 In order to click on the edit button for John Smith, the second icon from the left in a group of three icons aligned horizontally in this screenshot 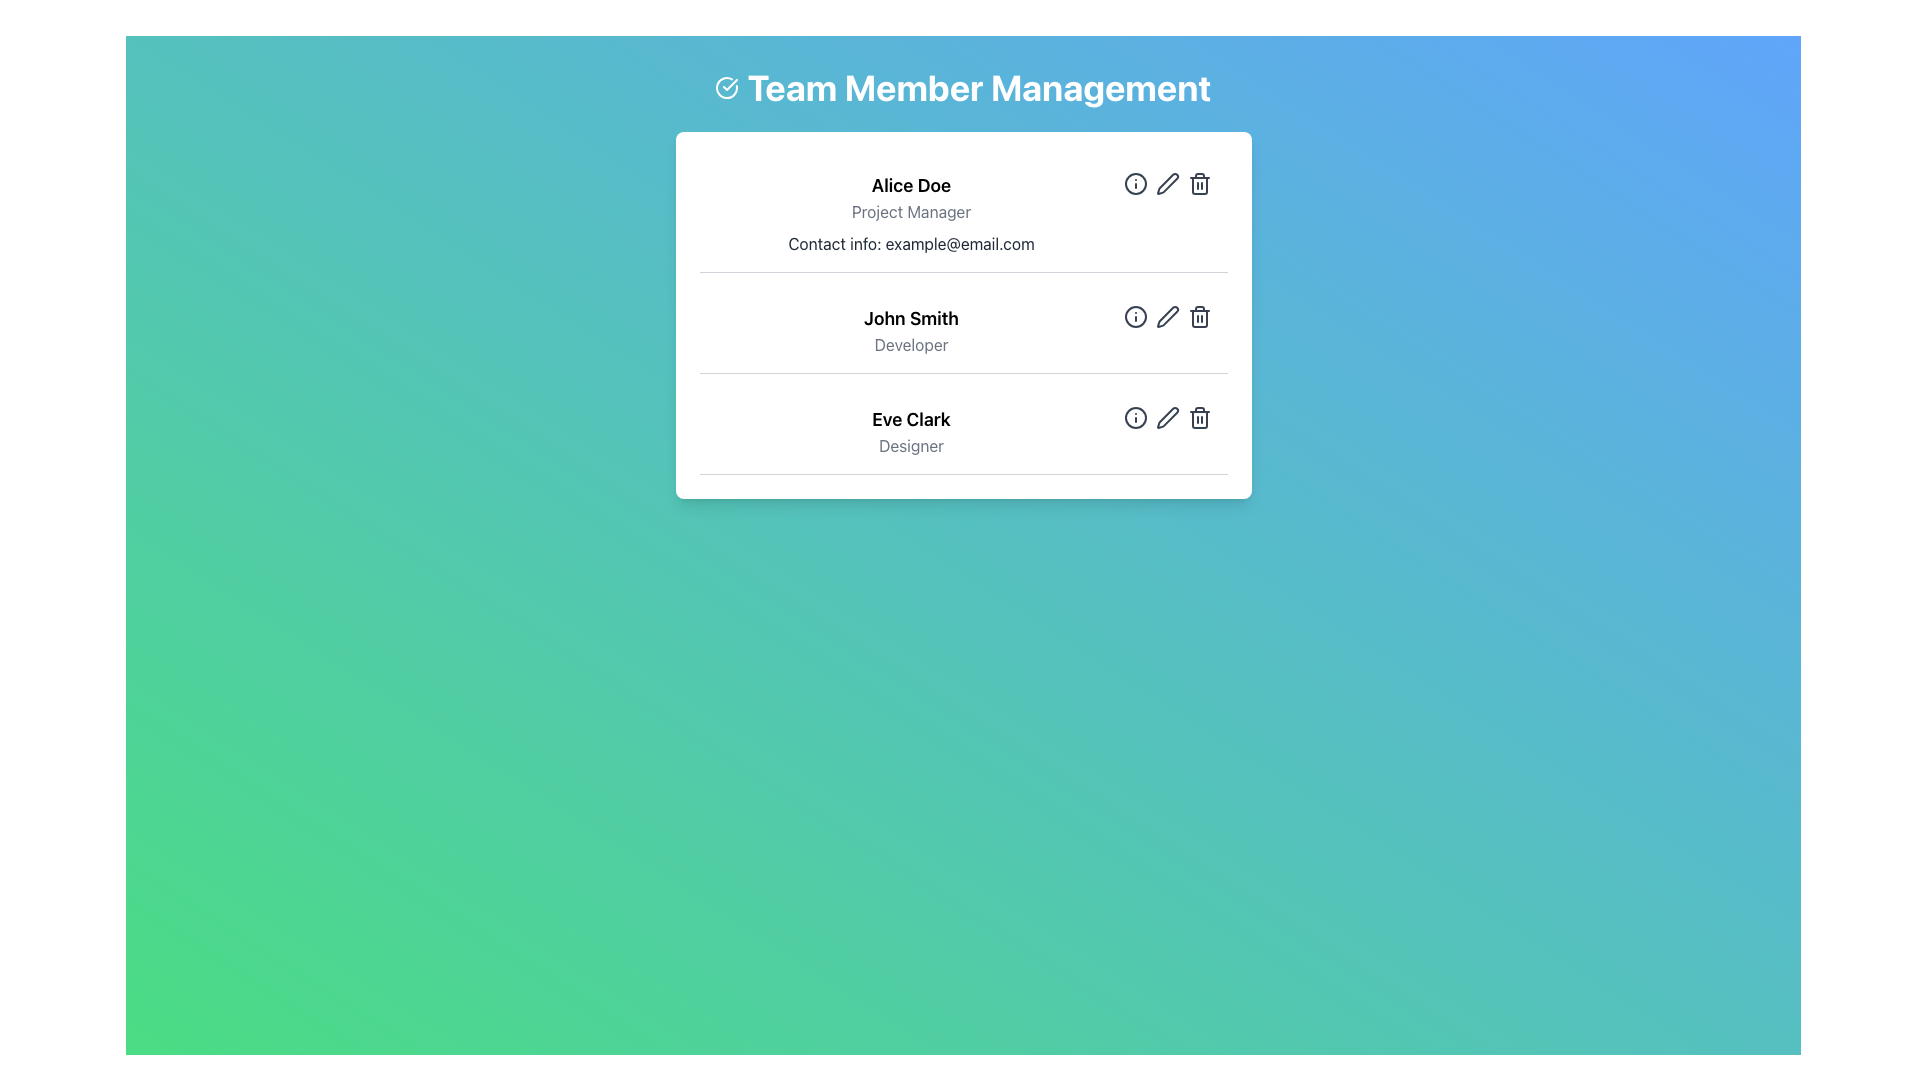, I will do `click(1167, 315)`.